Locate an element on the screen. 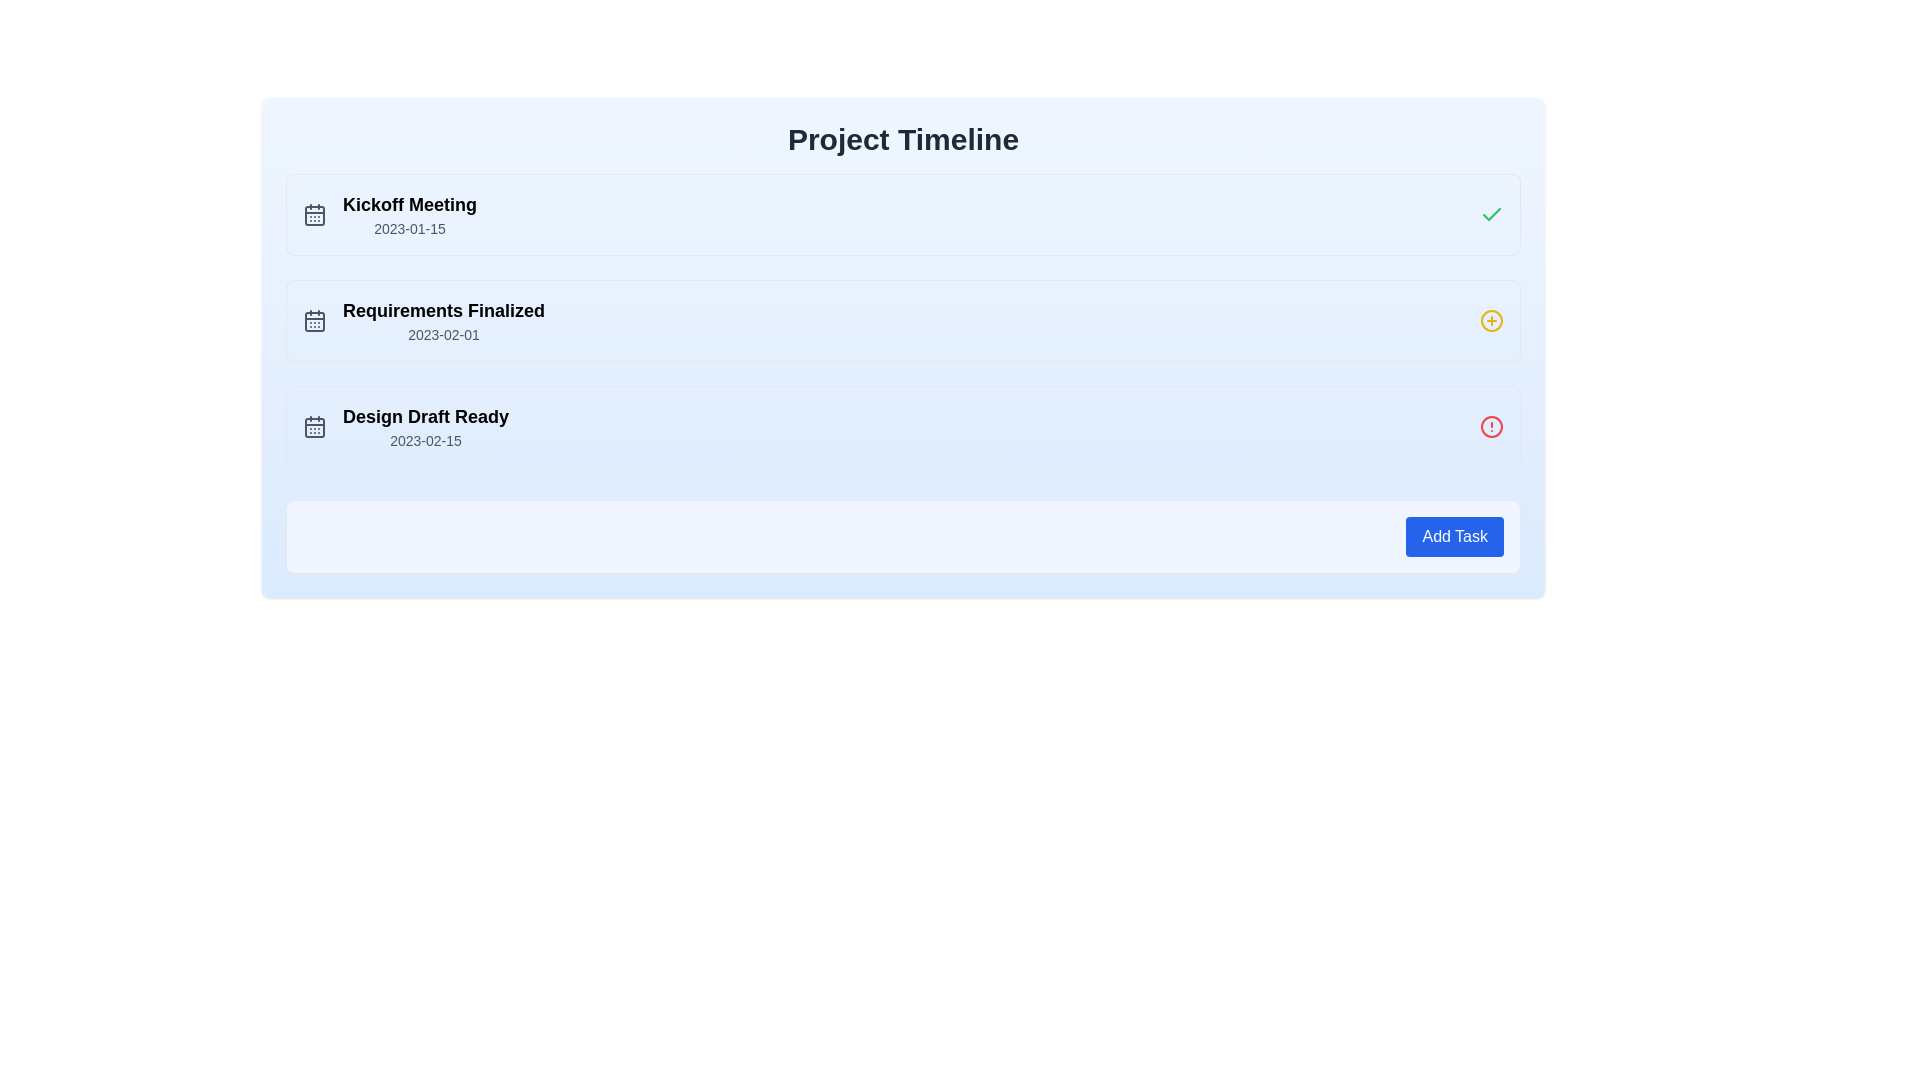 This screenshot has height=1080, width=1920. the third item in the project timeline list that displays a milestone or task title and date is located at coordinates (405, 426).